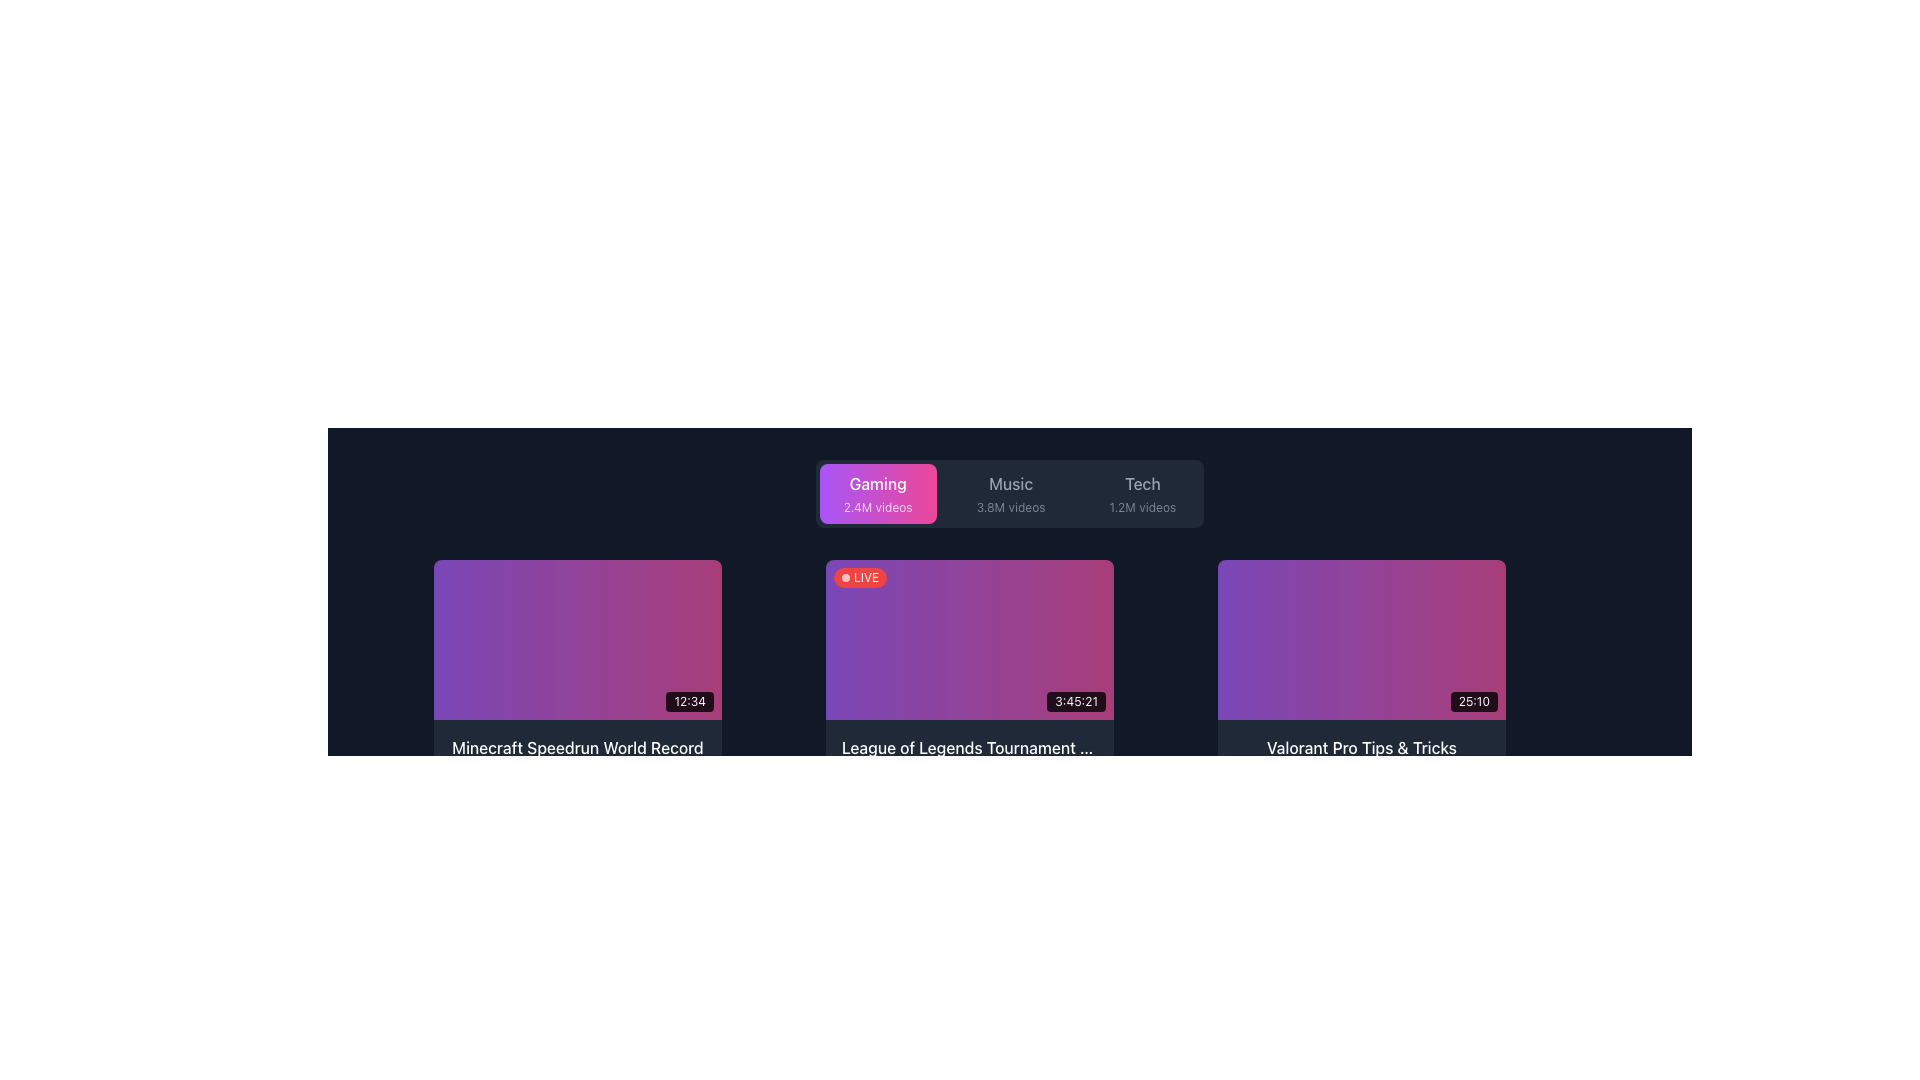 The image size is (1920, 1080). I want to click on text from the Text Label displaying 'Minecraft Speedrun World Record' positioned below the video thumbnail's timestamp, so click(576, 762).